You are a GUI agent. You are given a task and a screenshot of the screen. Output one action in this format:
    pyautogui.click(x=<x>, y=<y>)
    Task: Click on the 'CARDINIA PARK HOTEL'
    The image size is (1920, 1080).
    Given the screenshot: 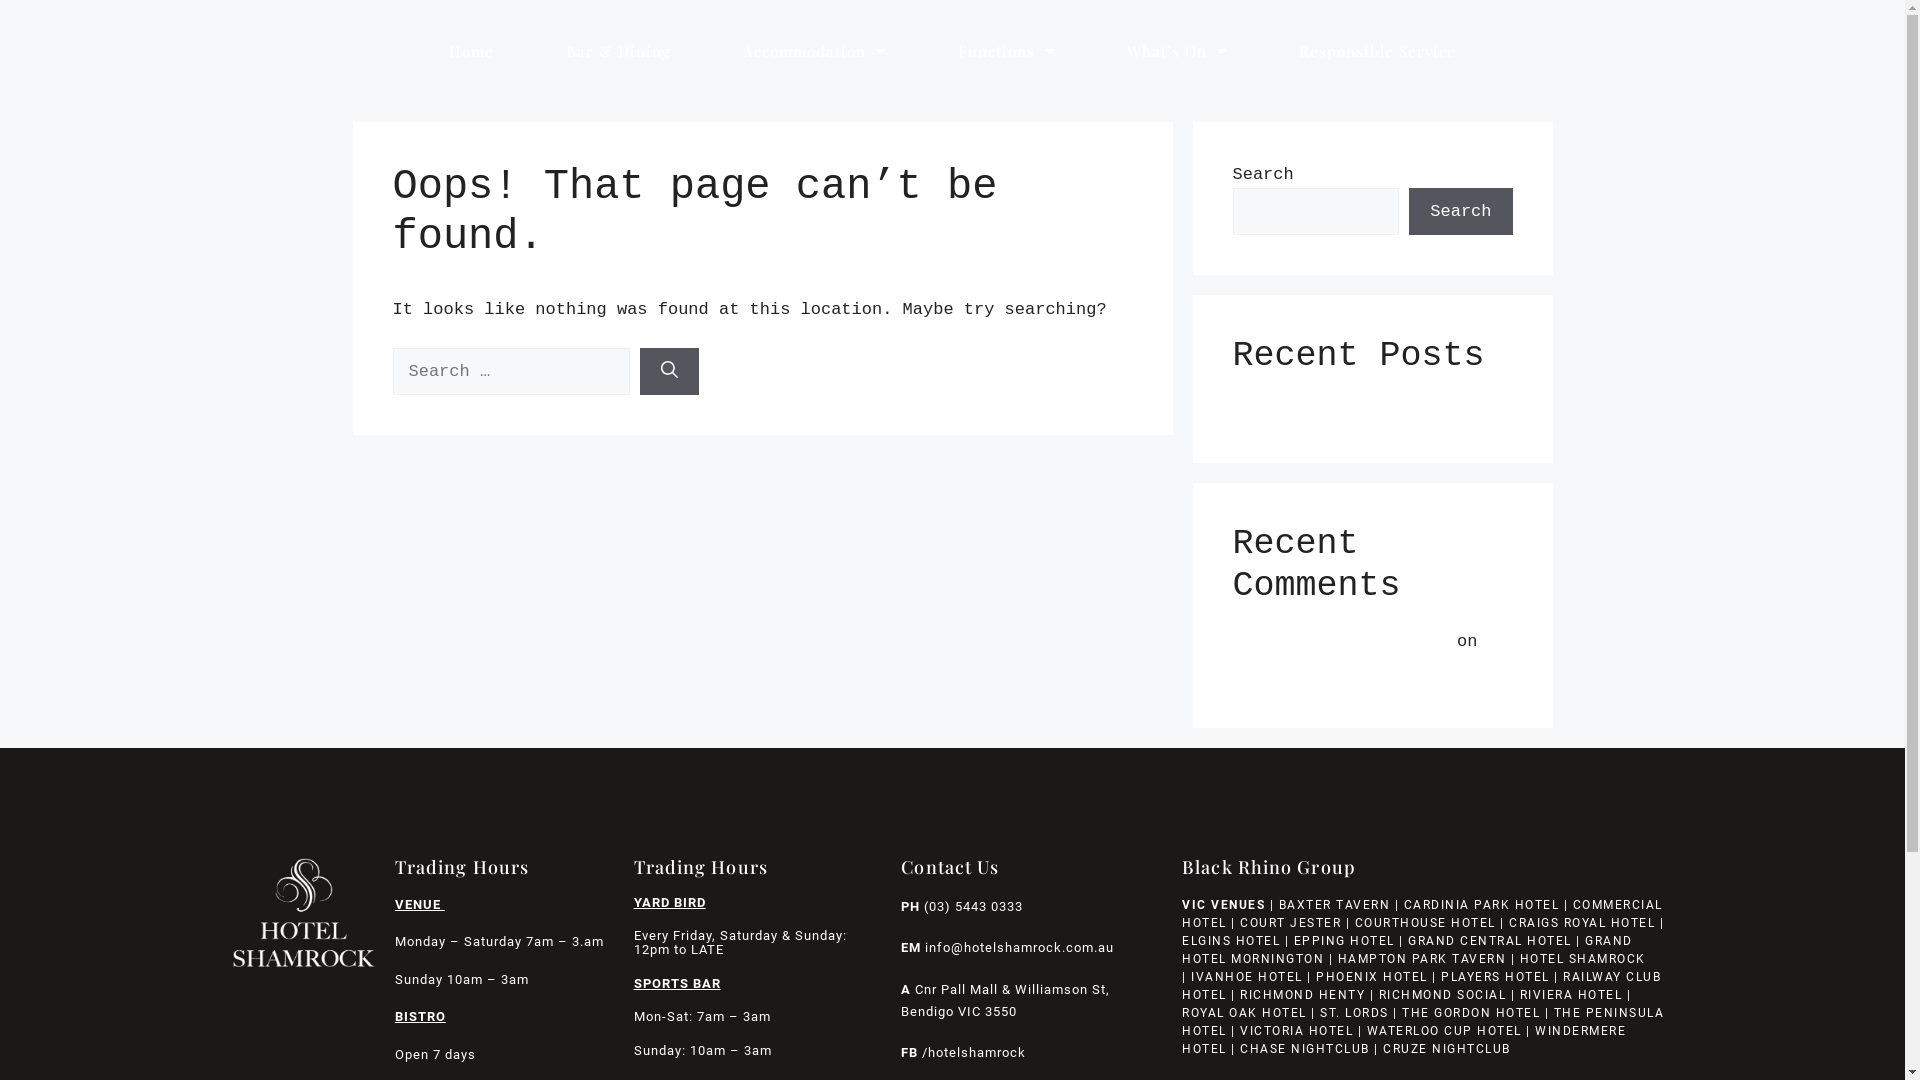 What is the action you would take?
    pyautogui.click(x=1482, y=905)
    